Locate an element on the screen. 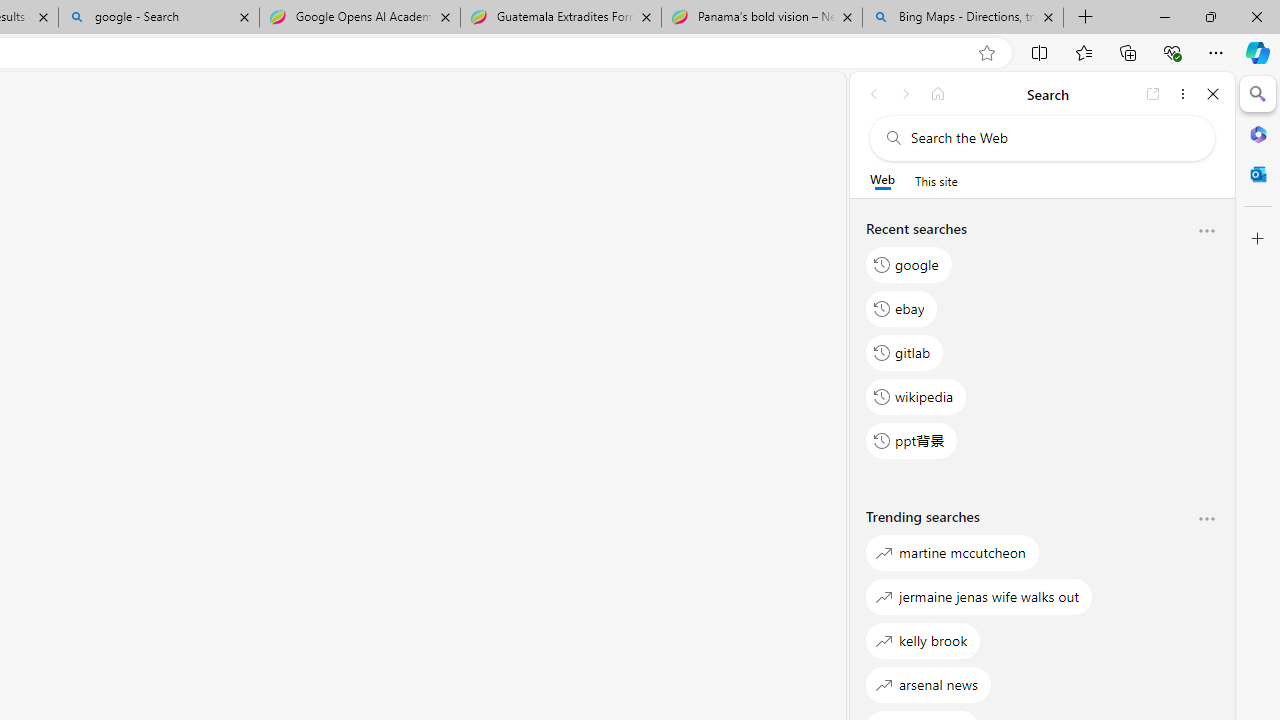 The width and height of the screenshot is (1280, 720). 'Google Opens AI Academy for Startups - Nearshore Americas' is located at coordinates (359, 17).